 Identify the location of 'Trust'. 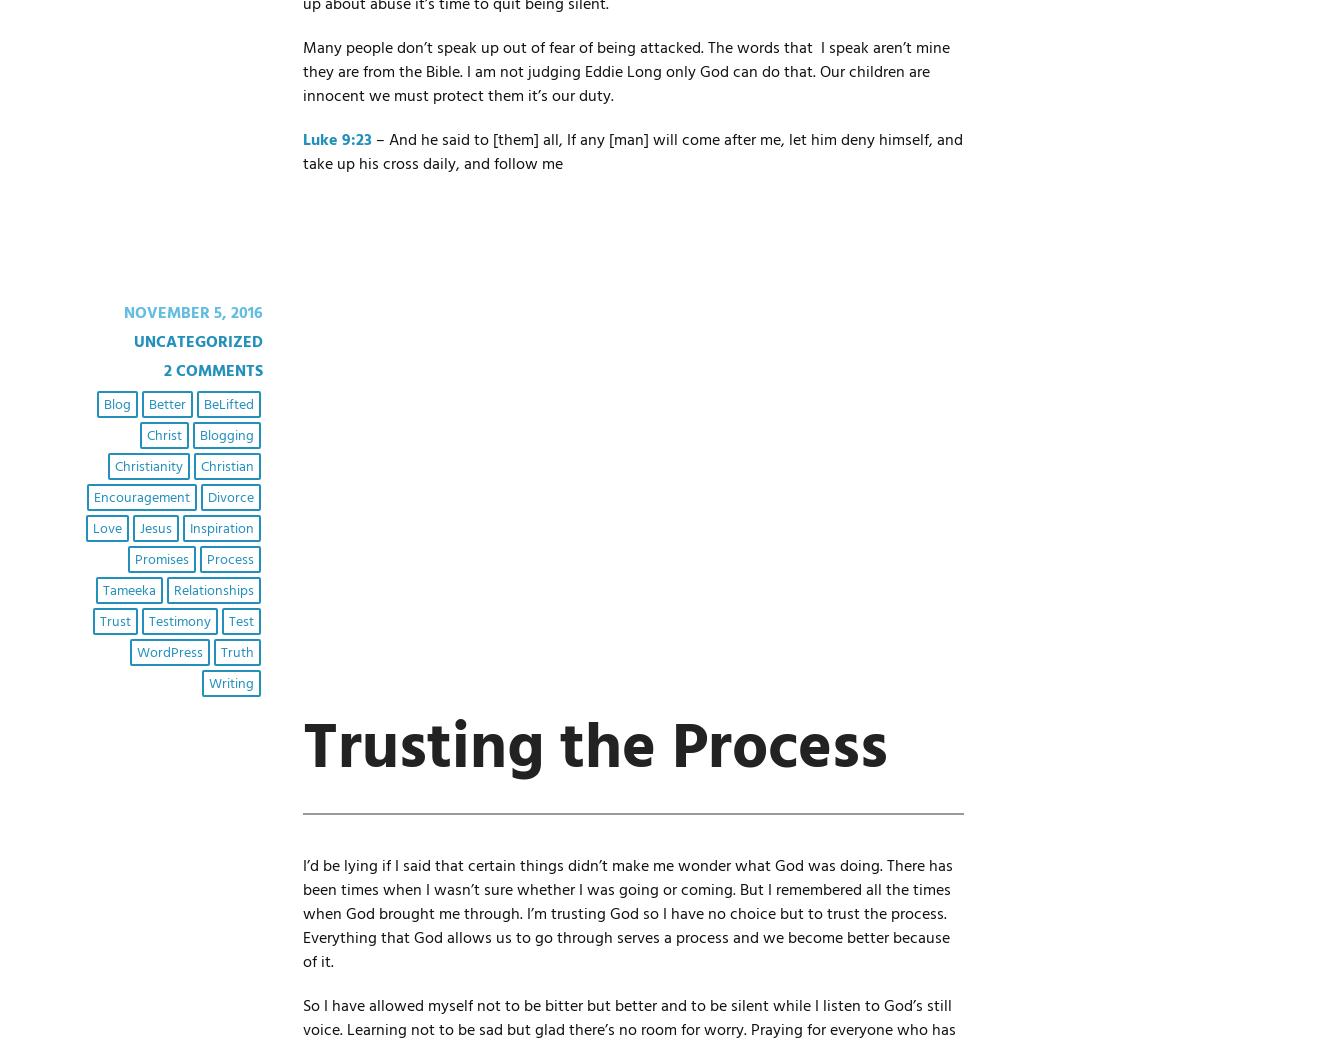
(114, 621).